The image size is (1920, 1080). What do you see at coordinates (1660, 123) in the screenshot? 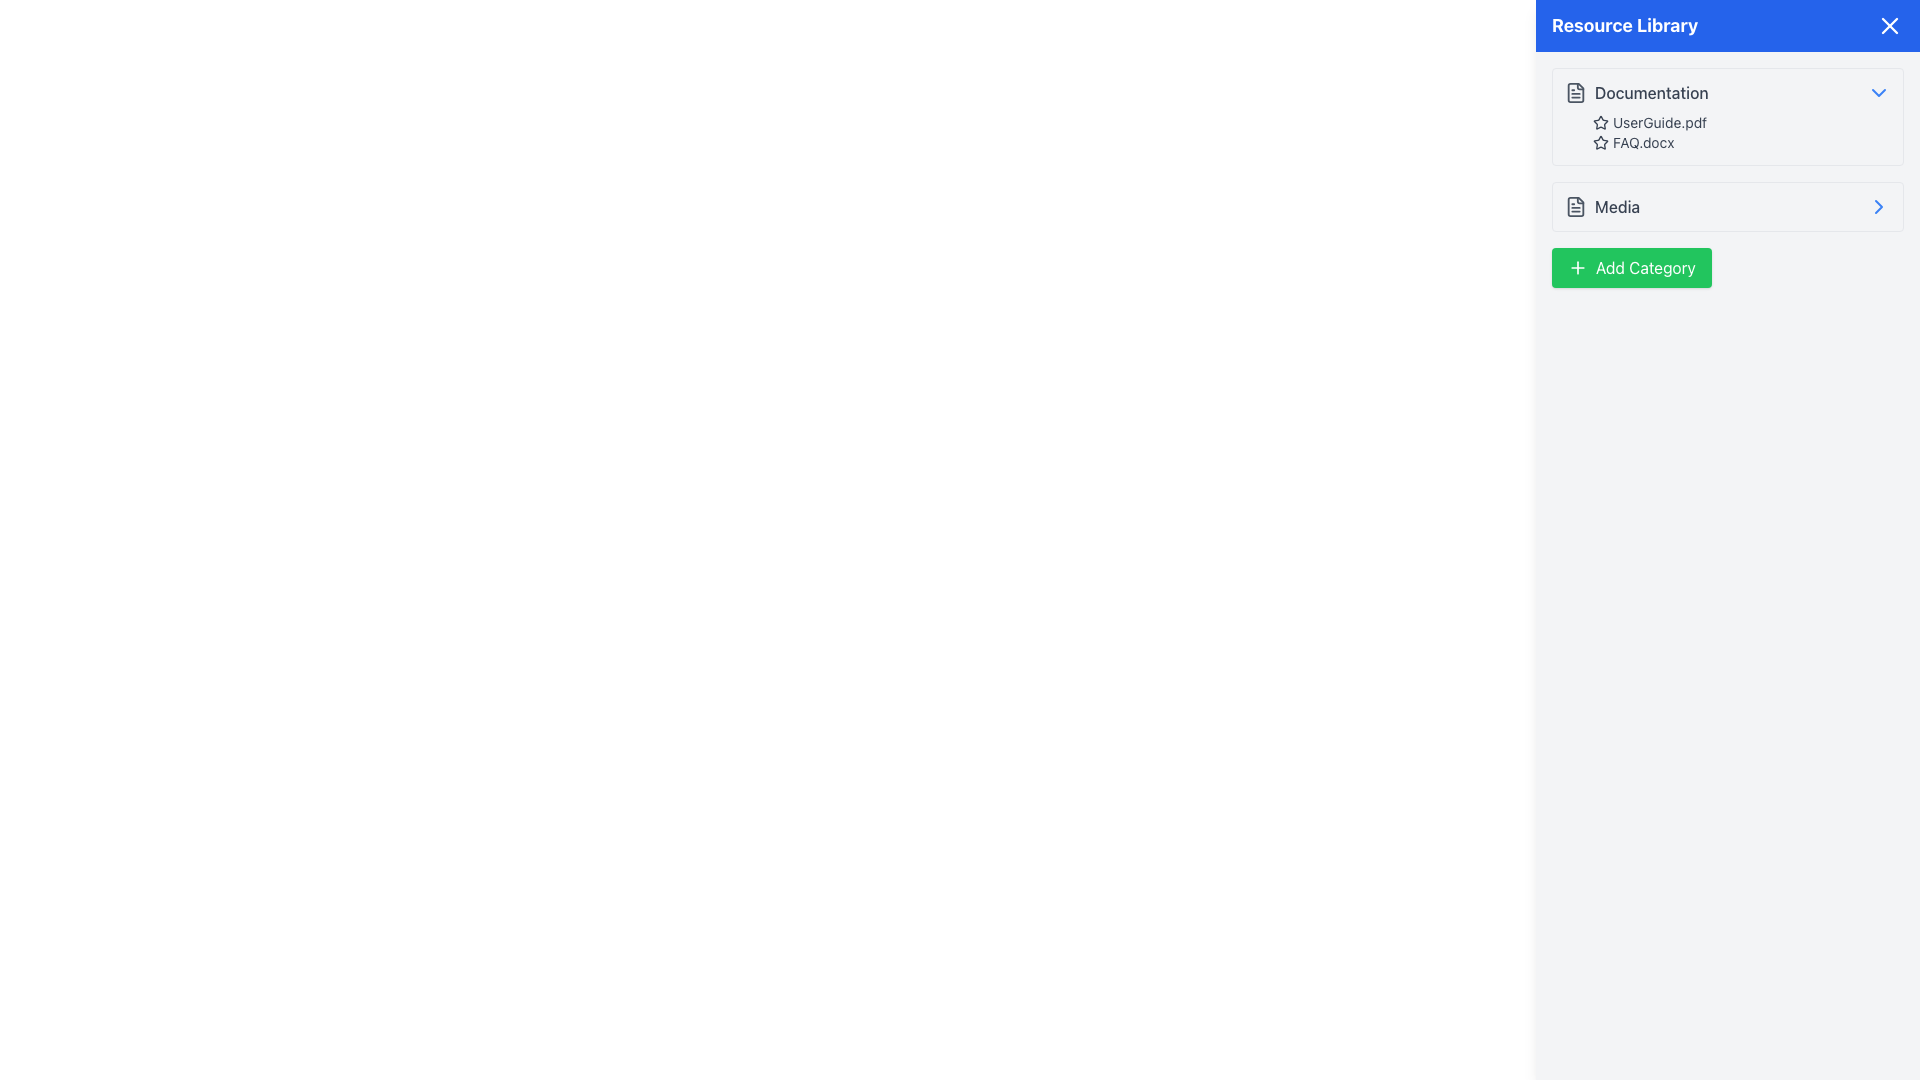
I see `the 'UserGuide.pdf' label in the Resource Library panel` at bounding box center [1660, 123].